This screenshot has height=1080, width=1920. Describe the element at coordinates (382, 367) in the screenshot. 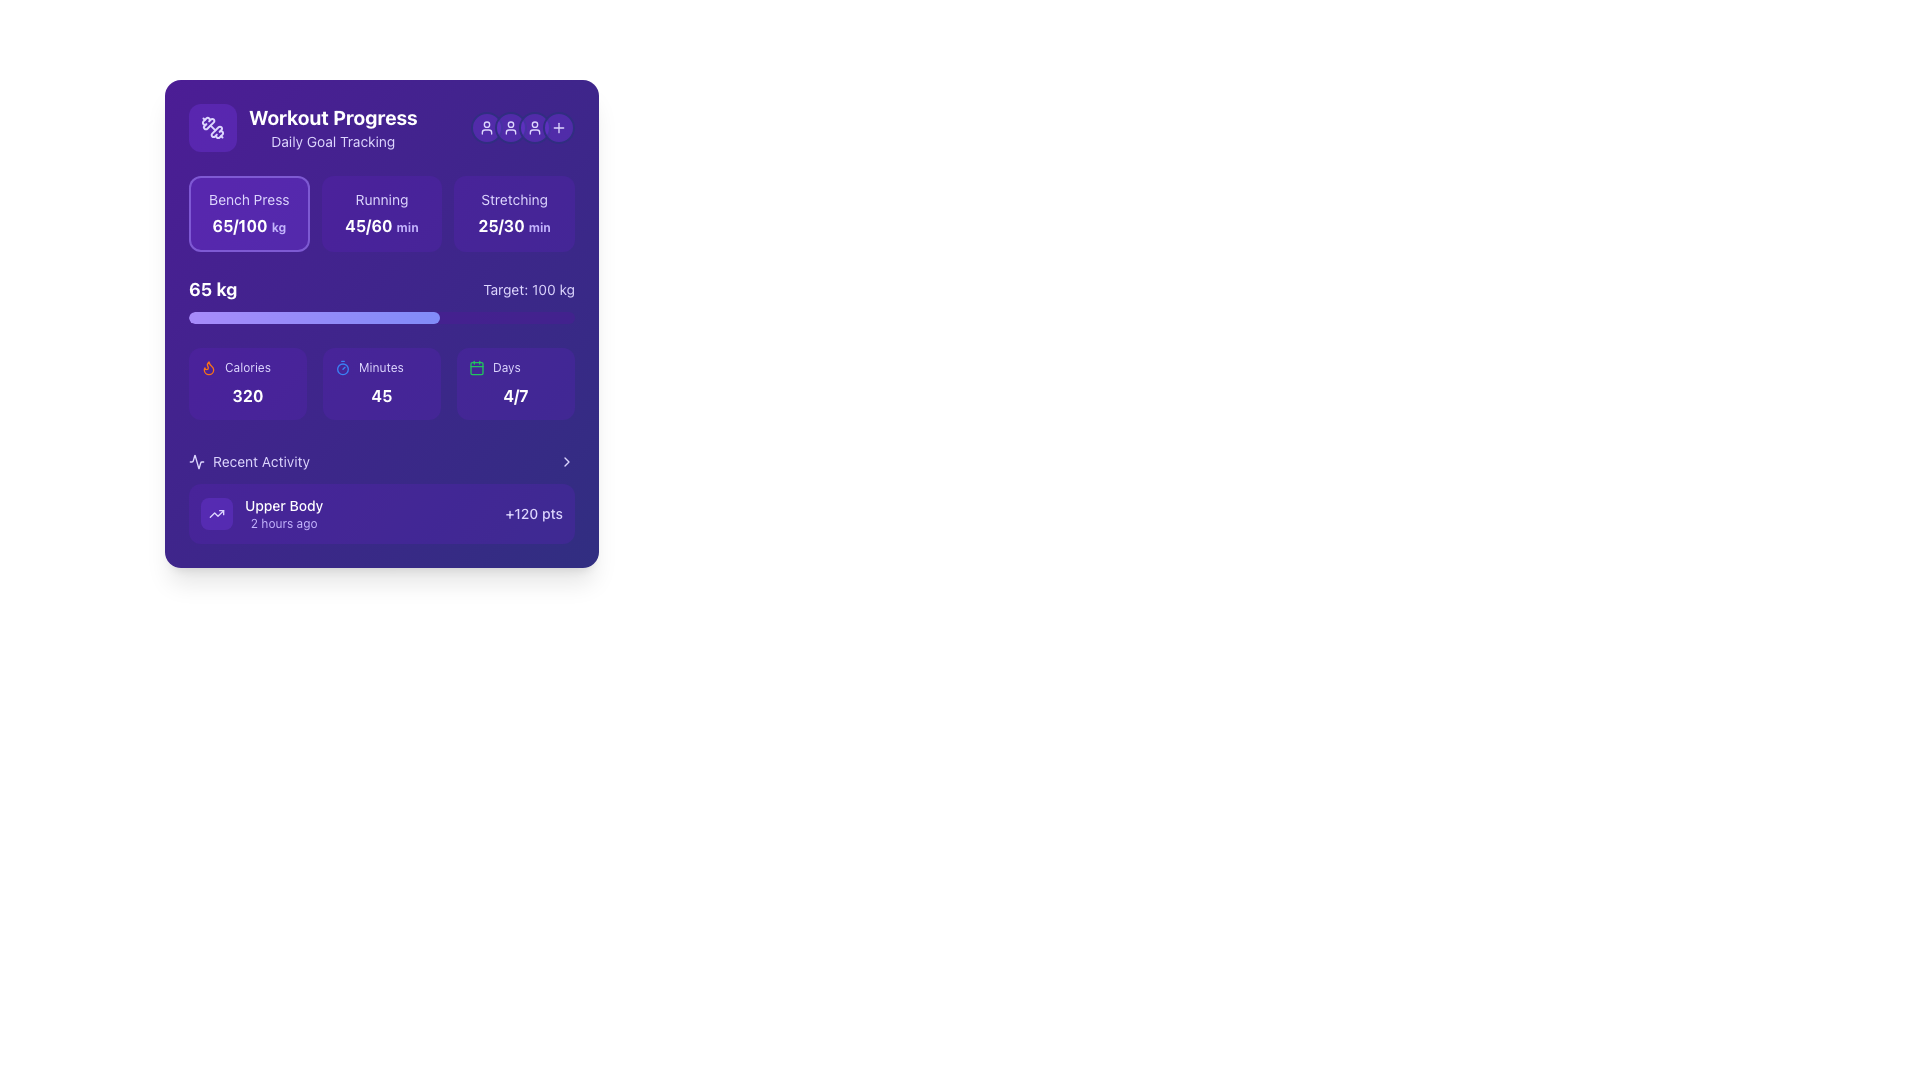

I see `the label with a blue timer icon and the word 'Minutes' written in violet, located in the bottom section of the card on the dashboard` at that location.